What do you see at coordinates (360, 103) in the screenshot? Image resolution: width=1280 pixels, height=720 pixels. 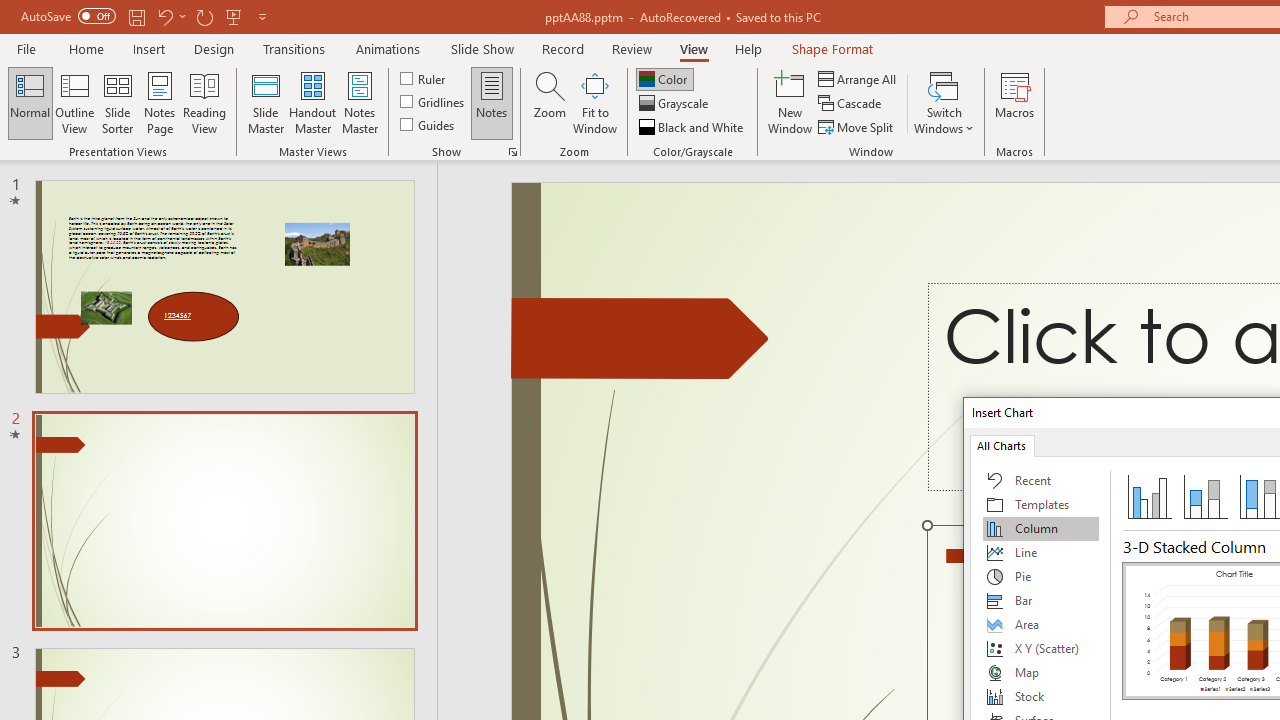 I see `'Notes Master'` at bounding box center [360, 103].